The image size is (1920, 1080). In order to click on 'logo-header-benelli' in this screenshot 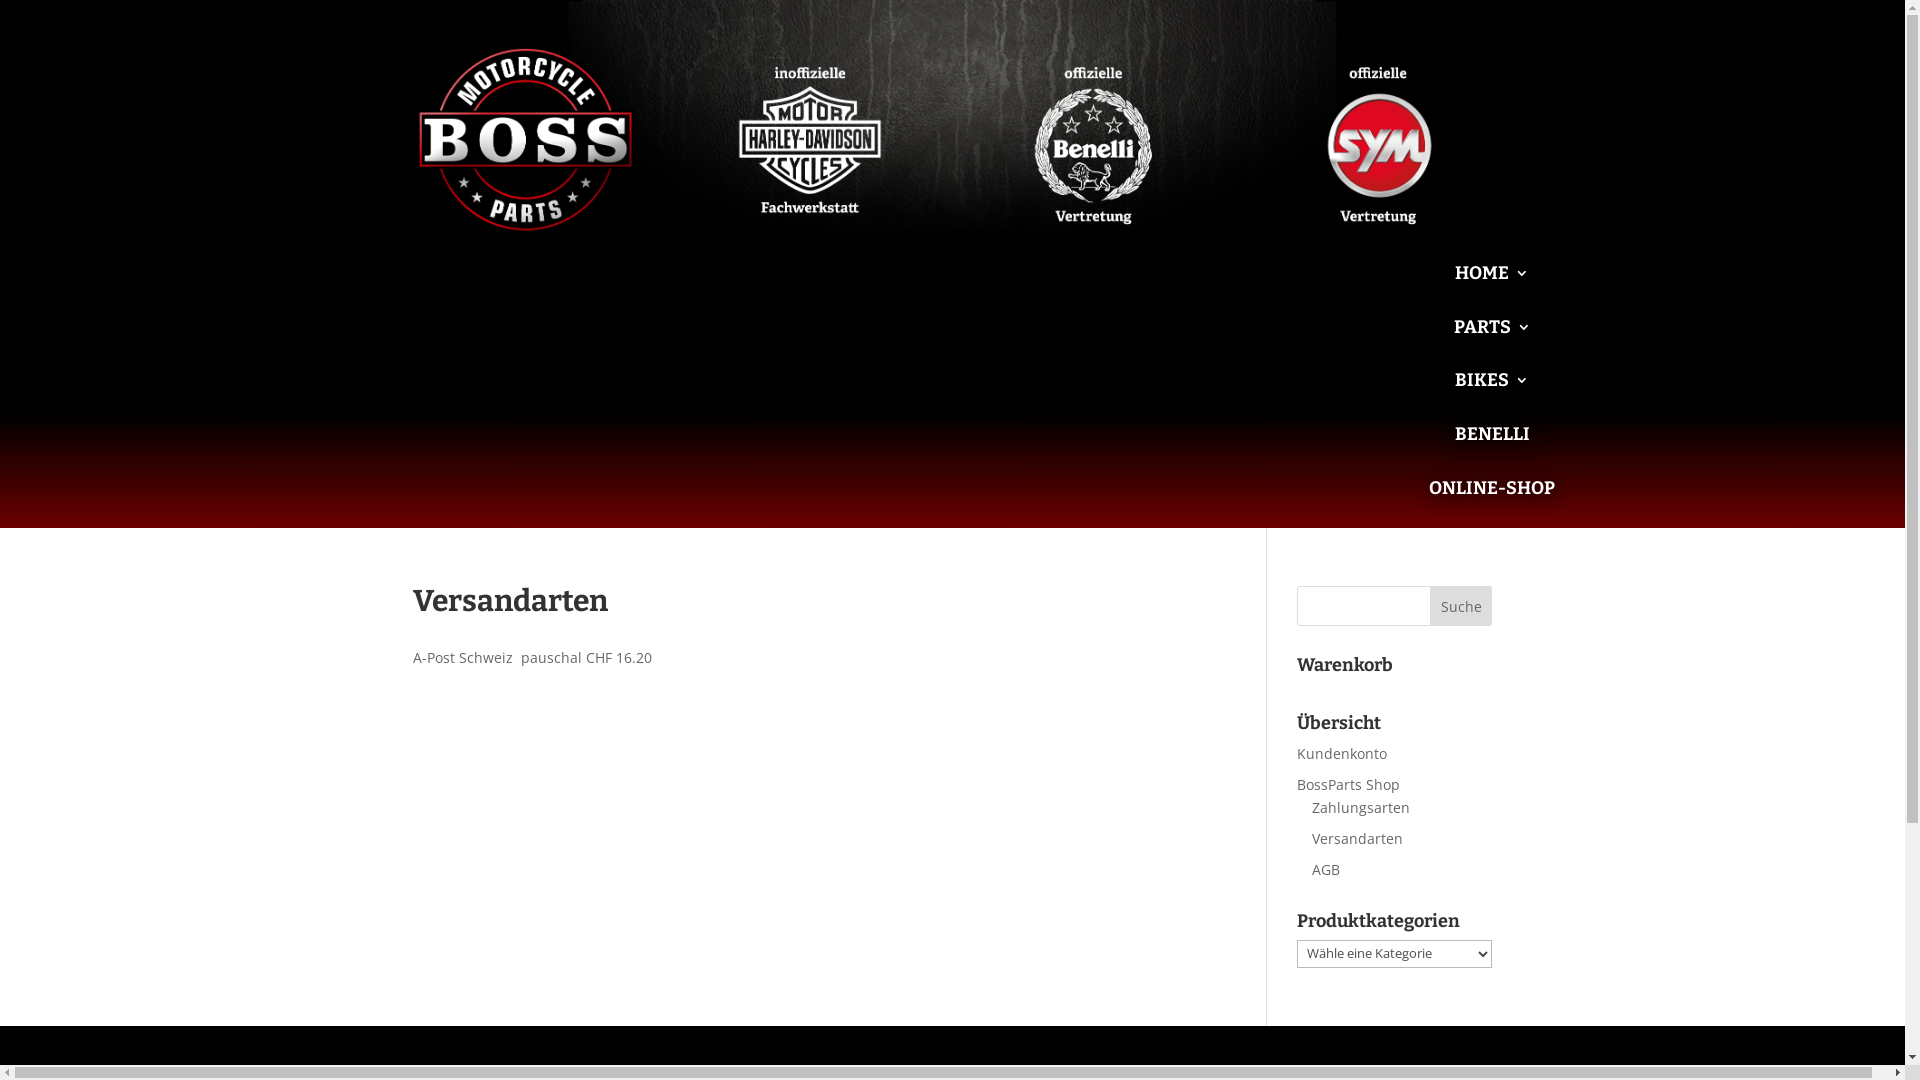, I will do `click(1093, 139)`.